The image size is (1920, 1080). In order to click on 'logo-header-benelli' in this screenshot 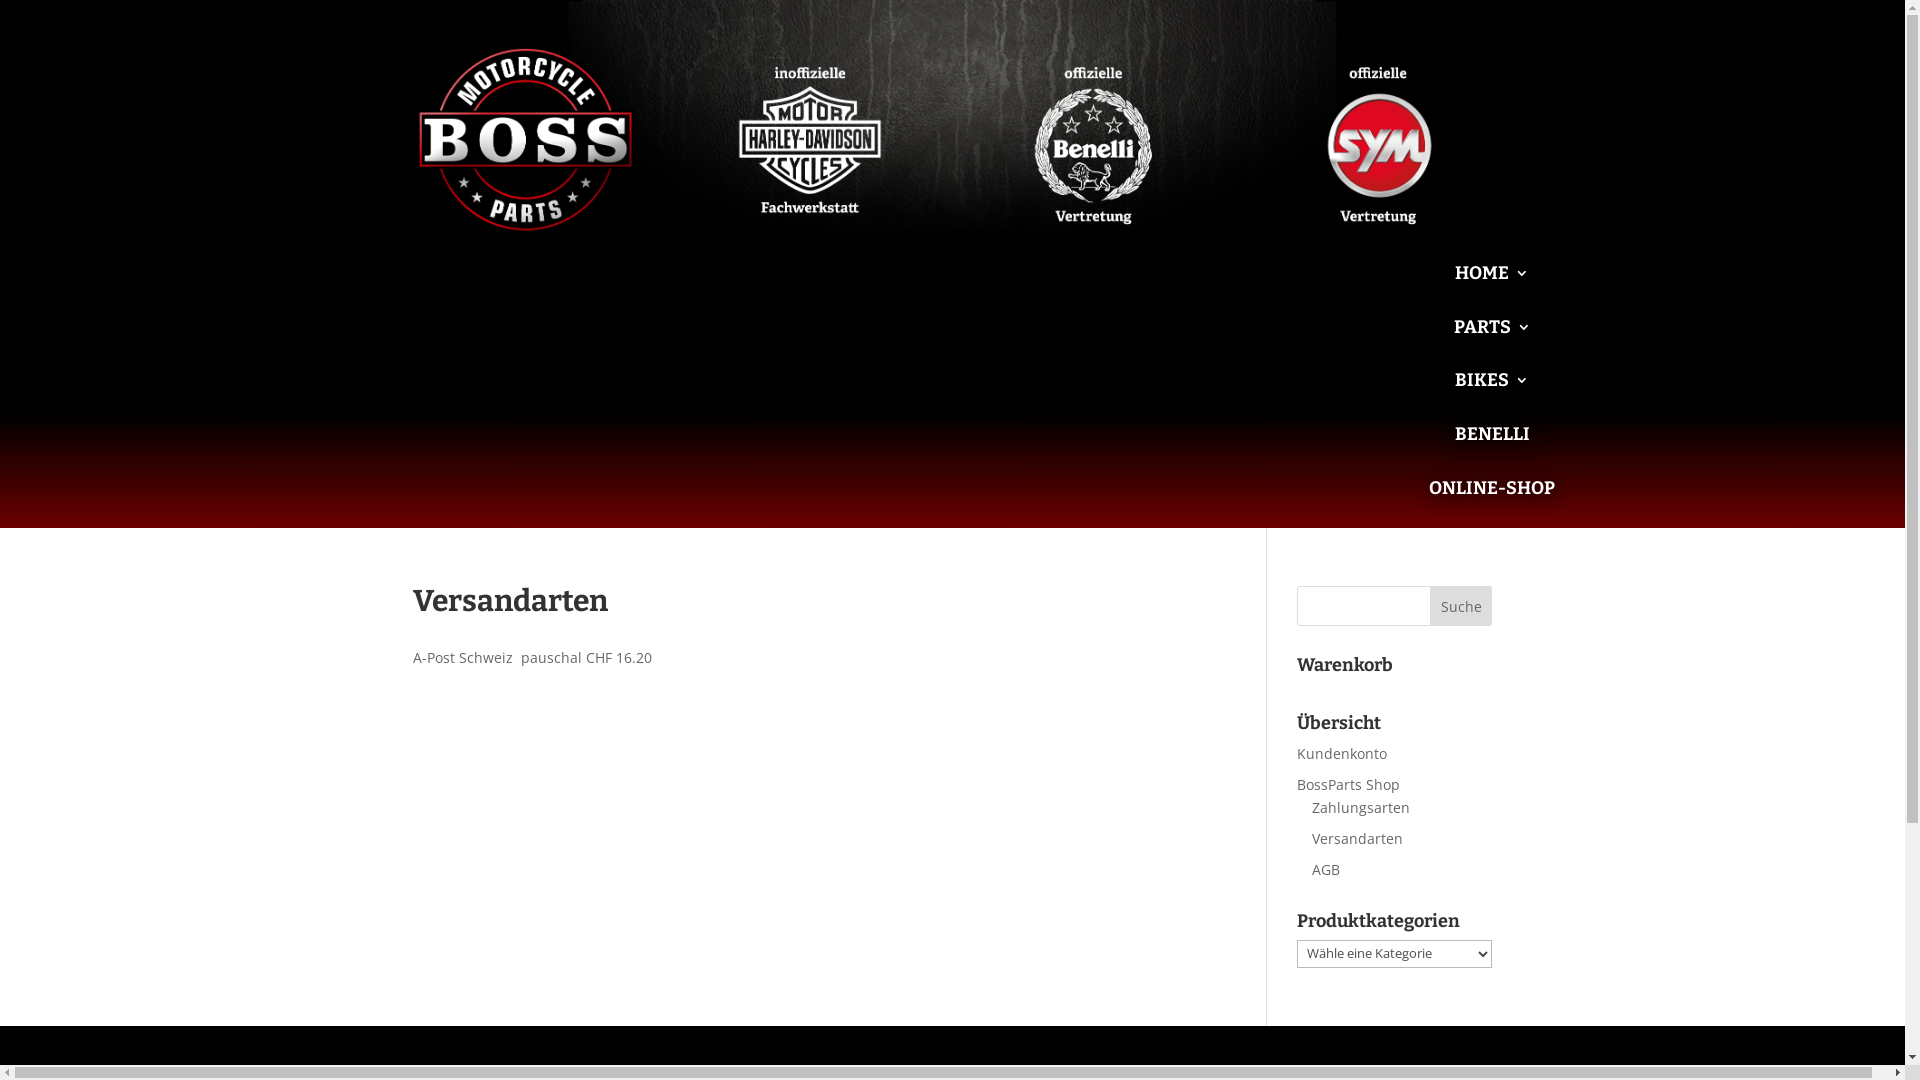, I will do `click(1093, 139)`.